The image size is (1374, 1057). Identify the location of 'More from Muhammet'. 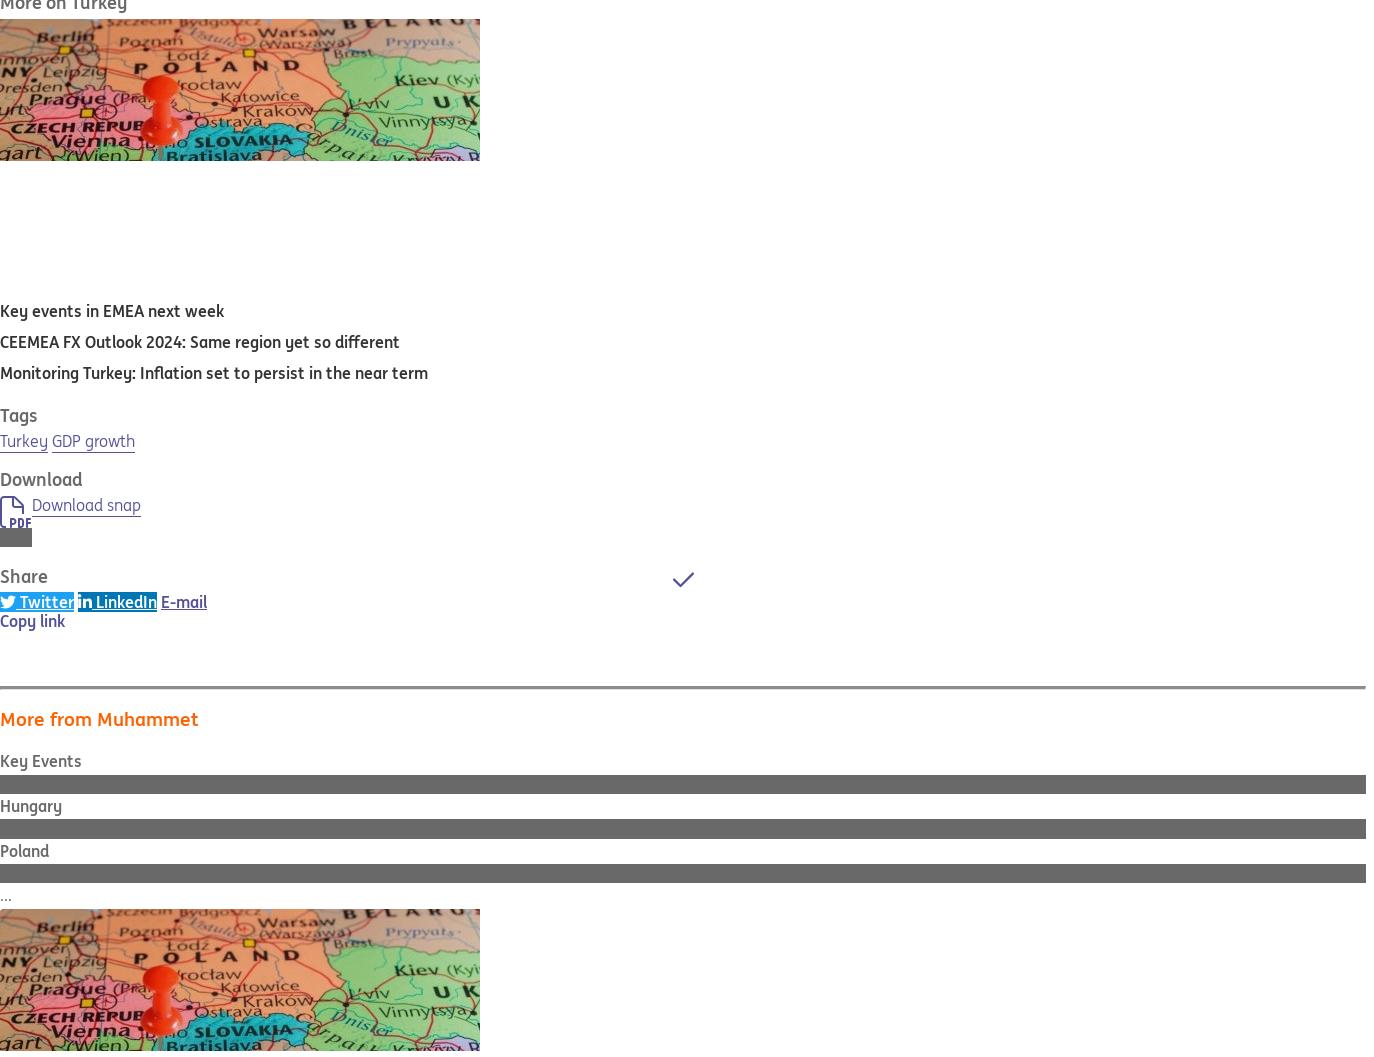
(0, 717).